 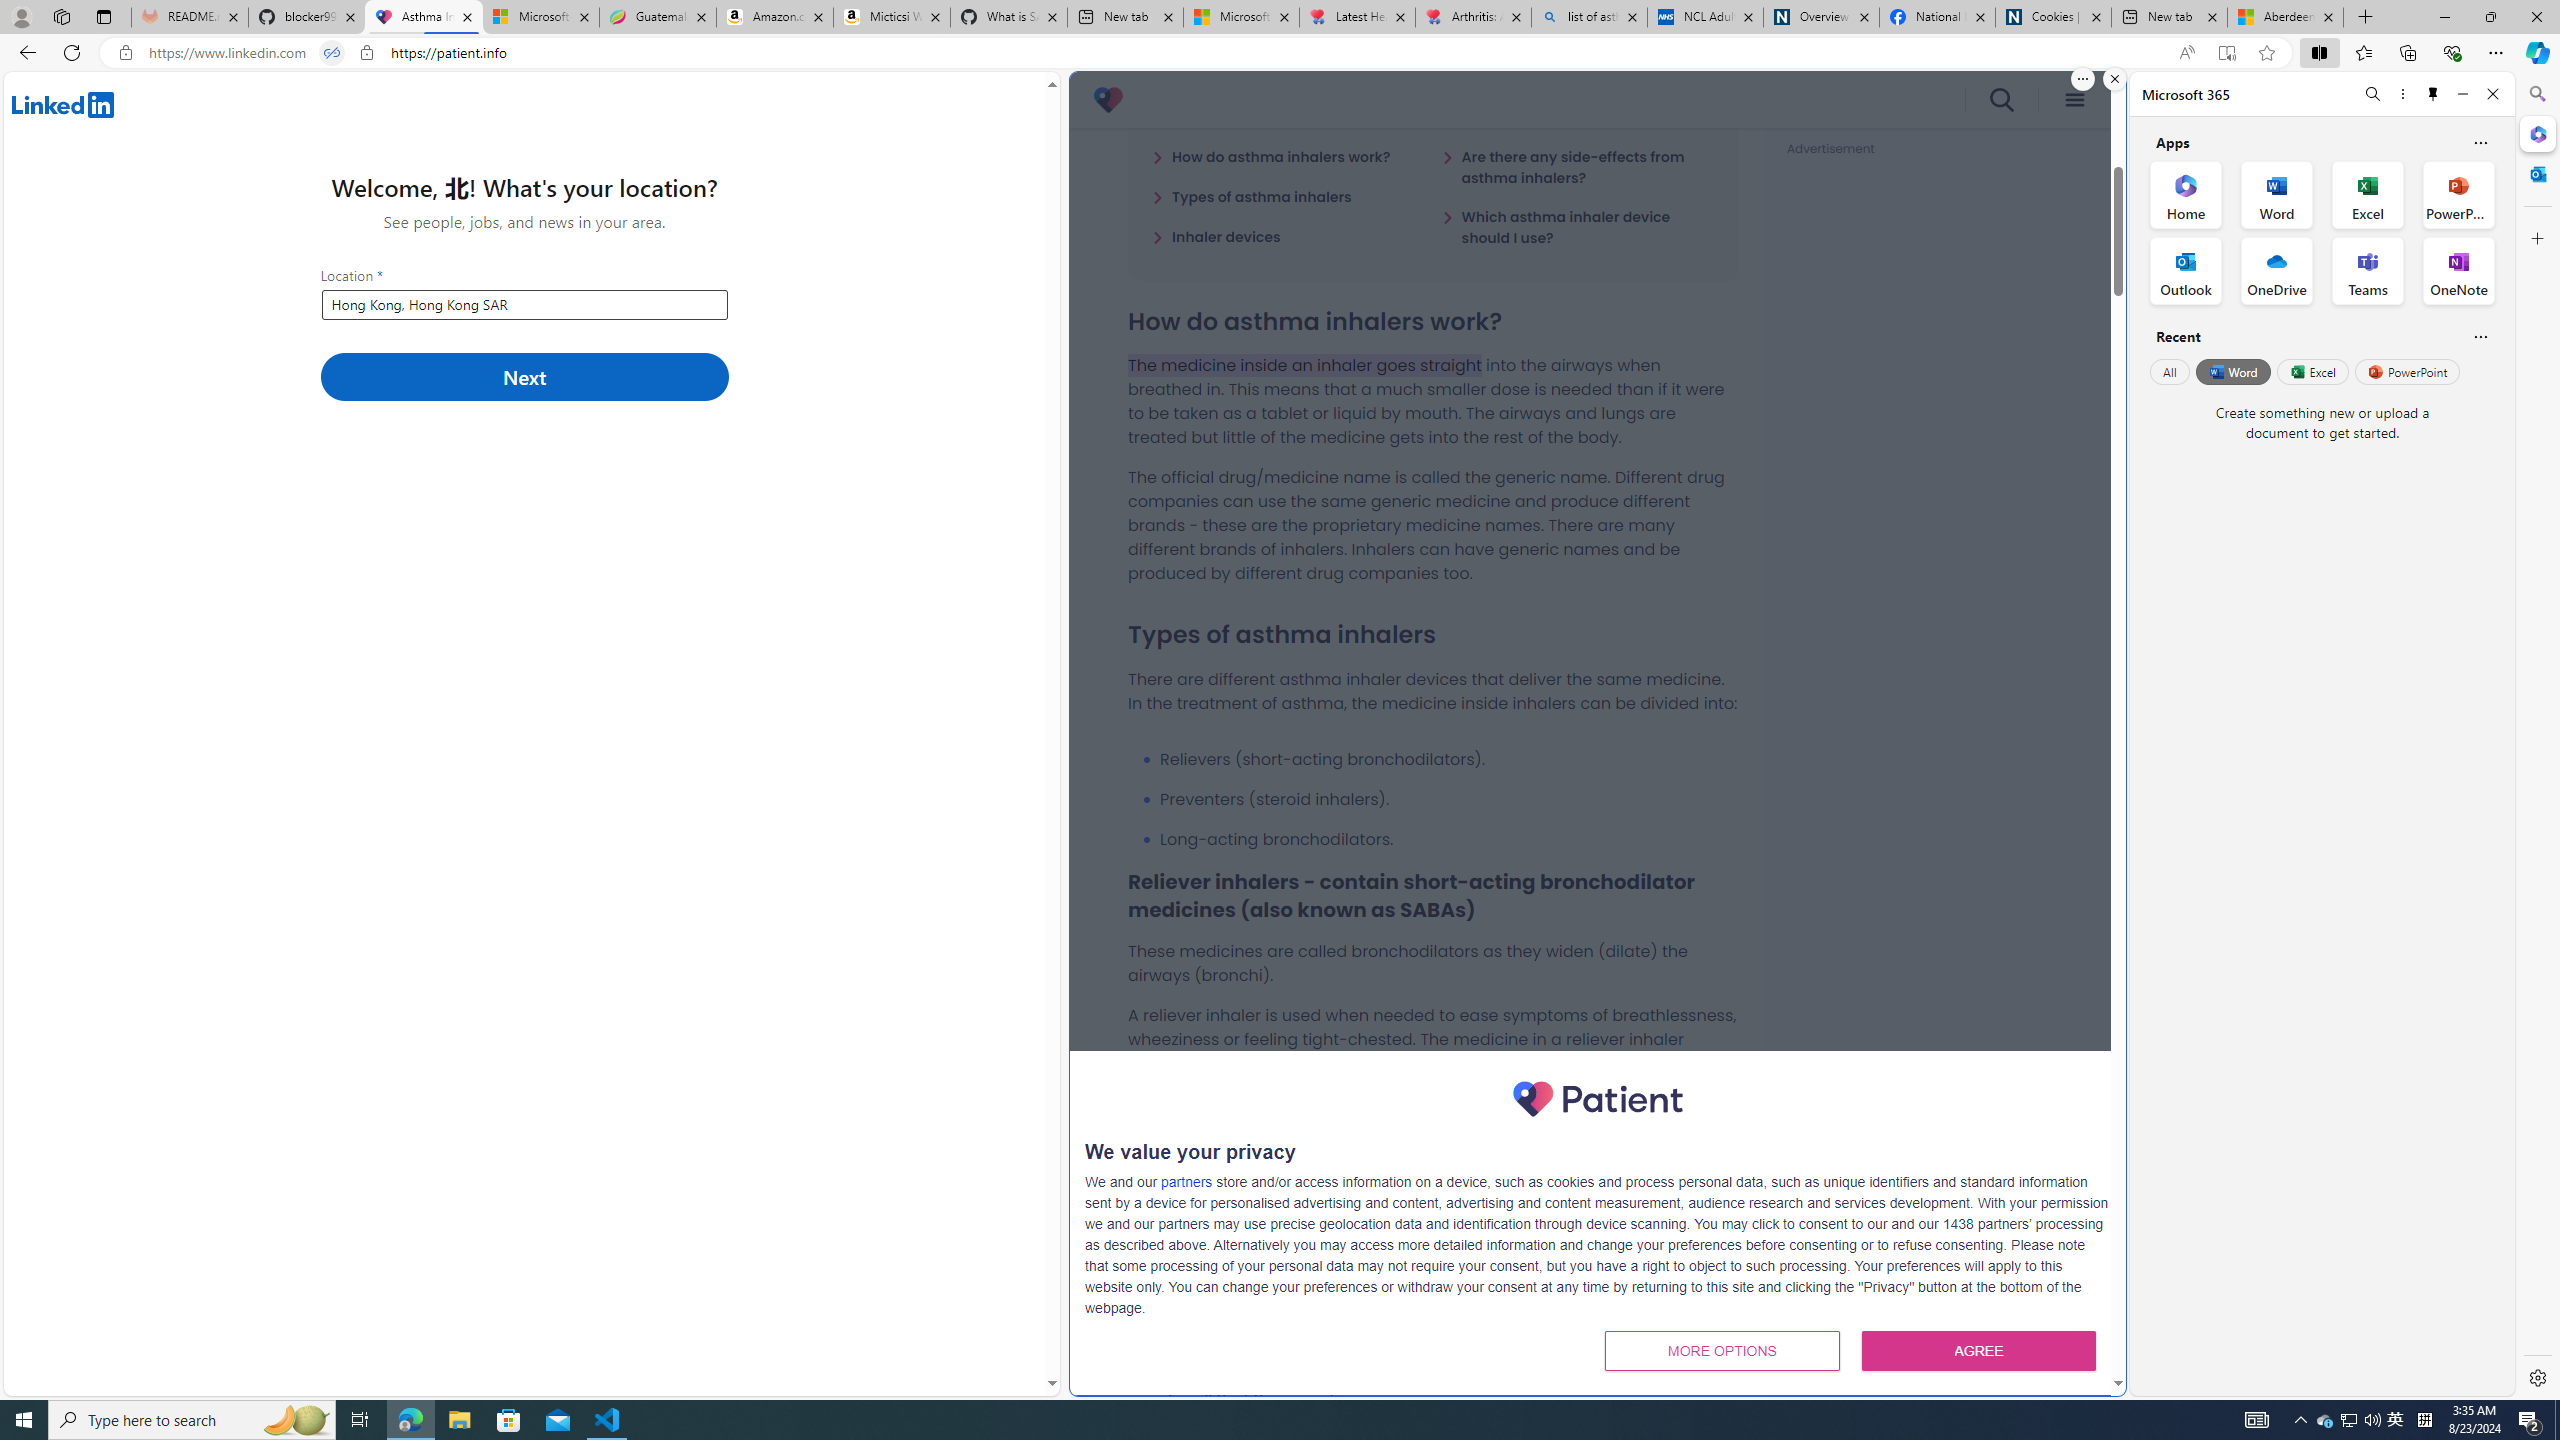 What do you see at coordinates (2185, 195) in the screenshot?
I see `'Home Office App'` at bounding box center [2185, 195].